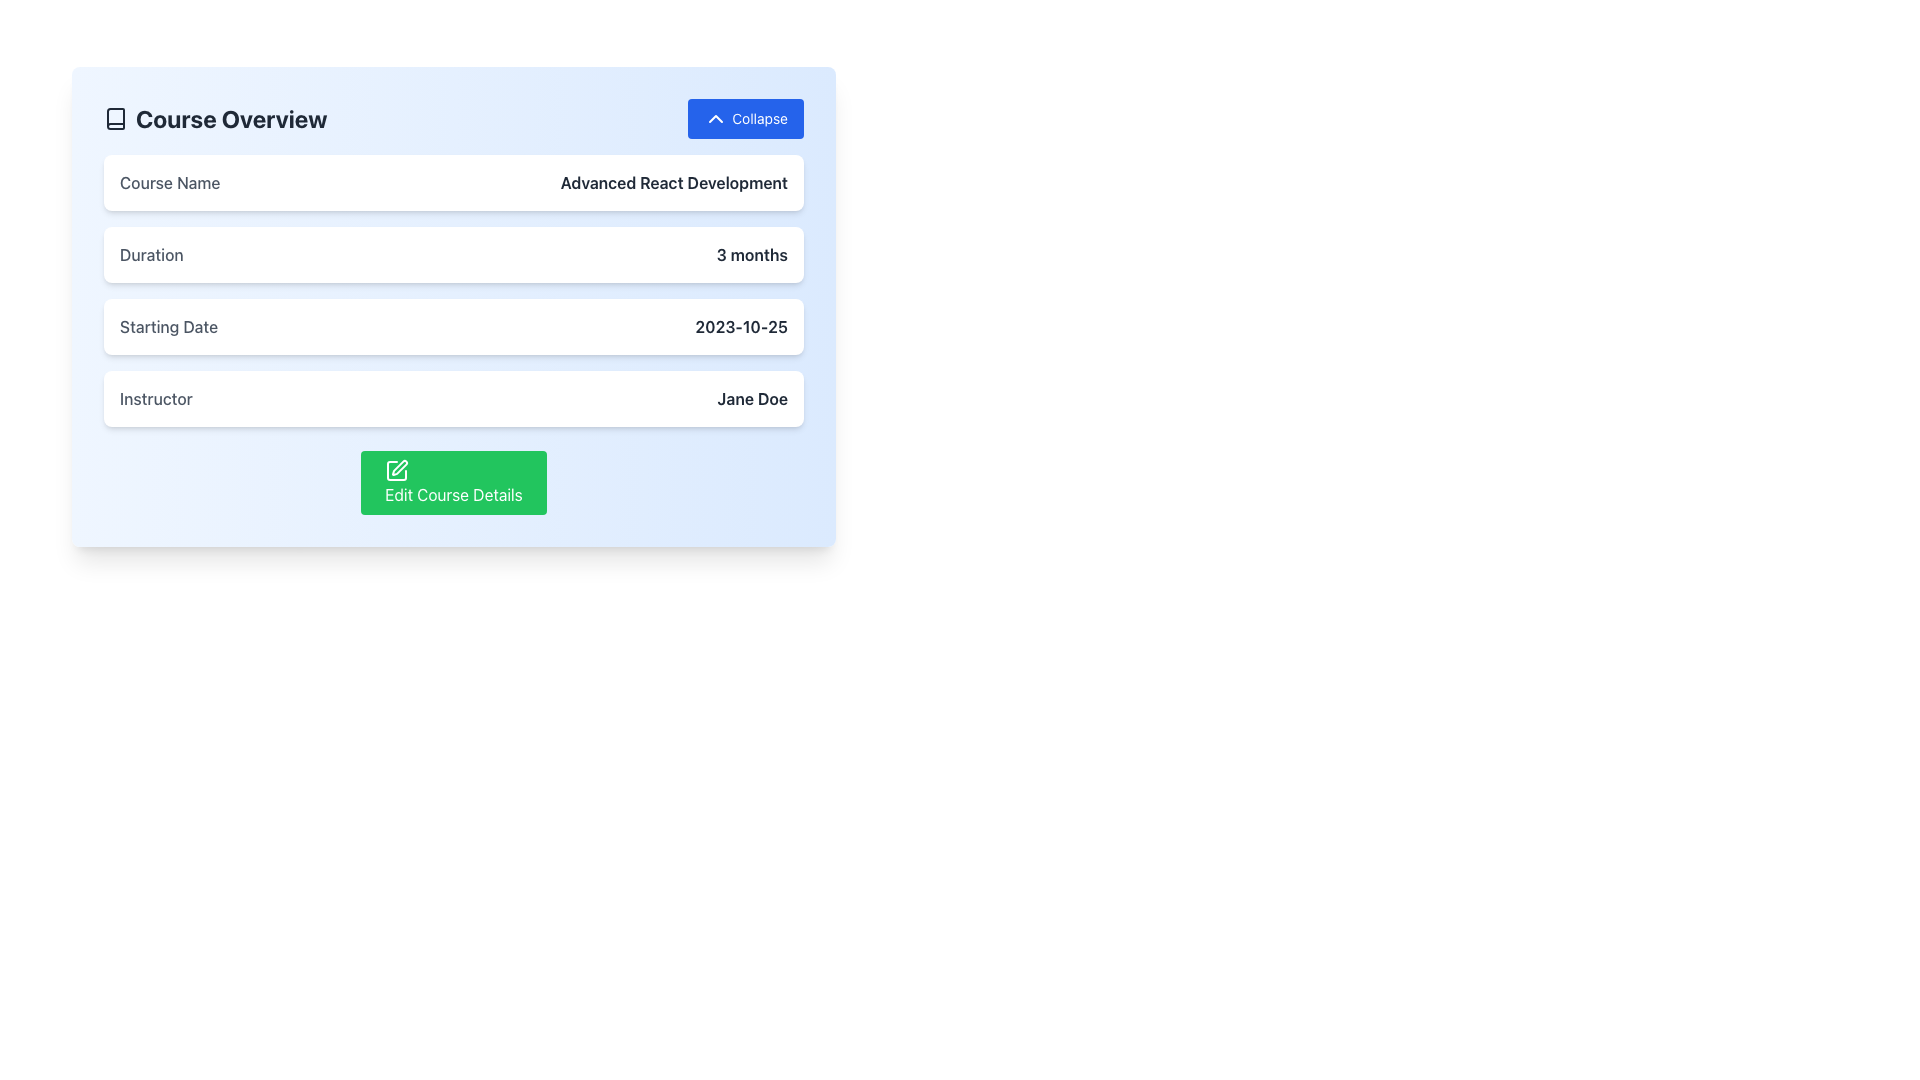 The width and height of the screenshot is (1920, 1080). What do you see at coordinates (397, 470) in the screenshot?
I see `the green button icon with rounded edges located near the bottom center of the panel, next to a text label` at bounding box center [397, 470].